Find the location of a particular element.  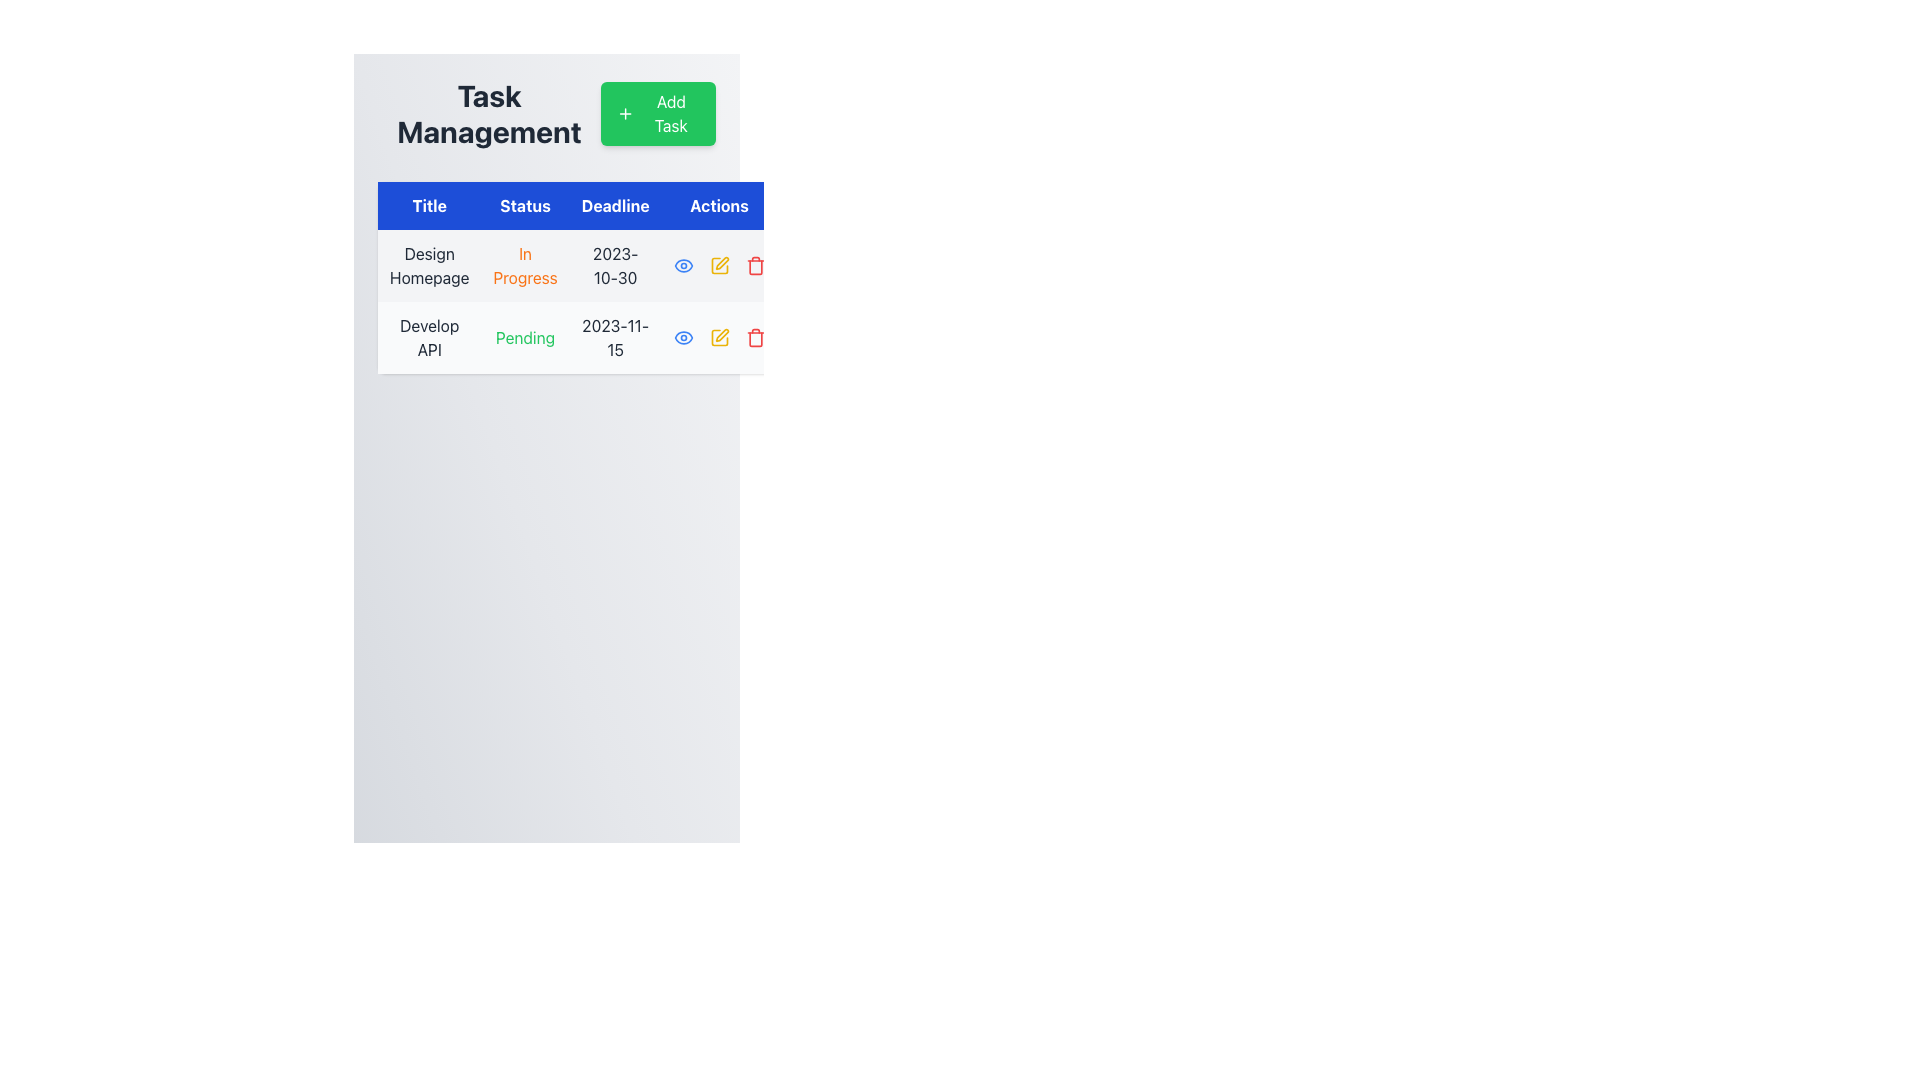

the edit icon in the Actions column of the task management interface for the 'Design Homepage' task is located at coordinates (719, 337).